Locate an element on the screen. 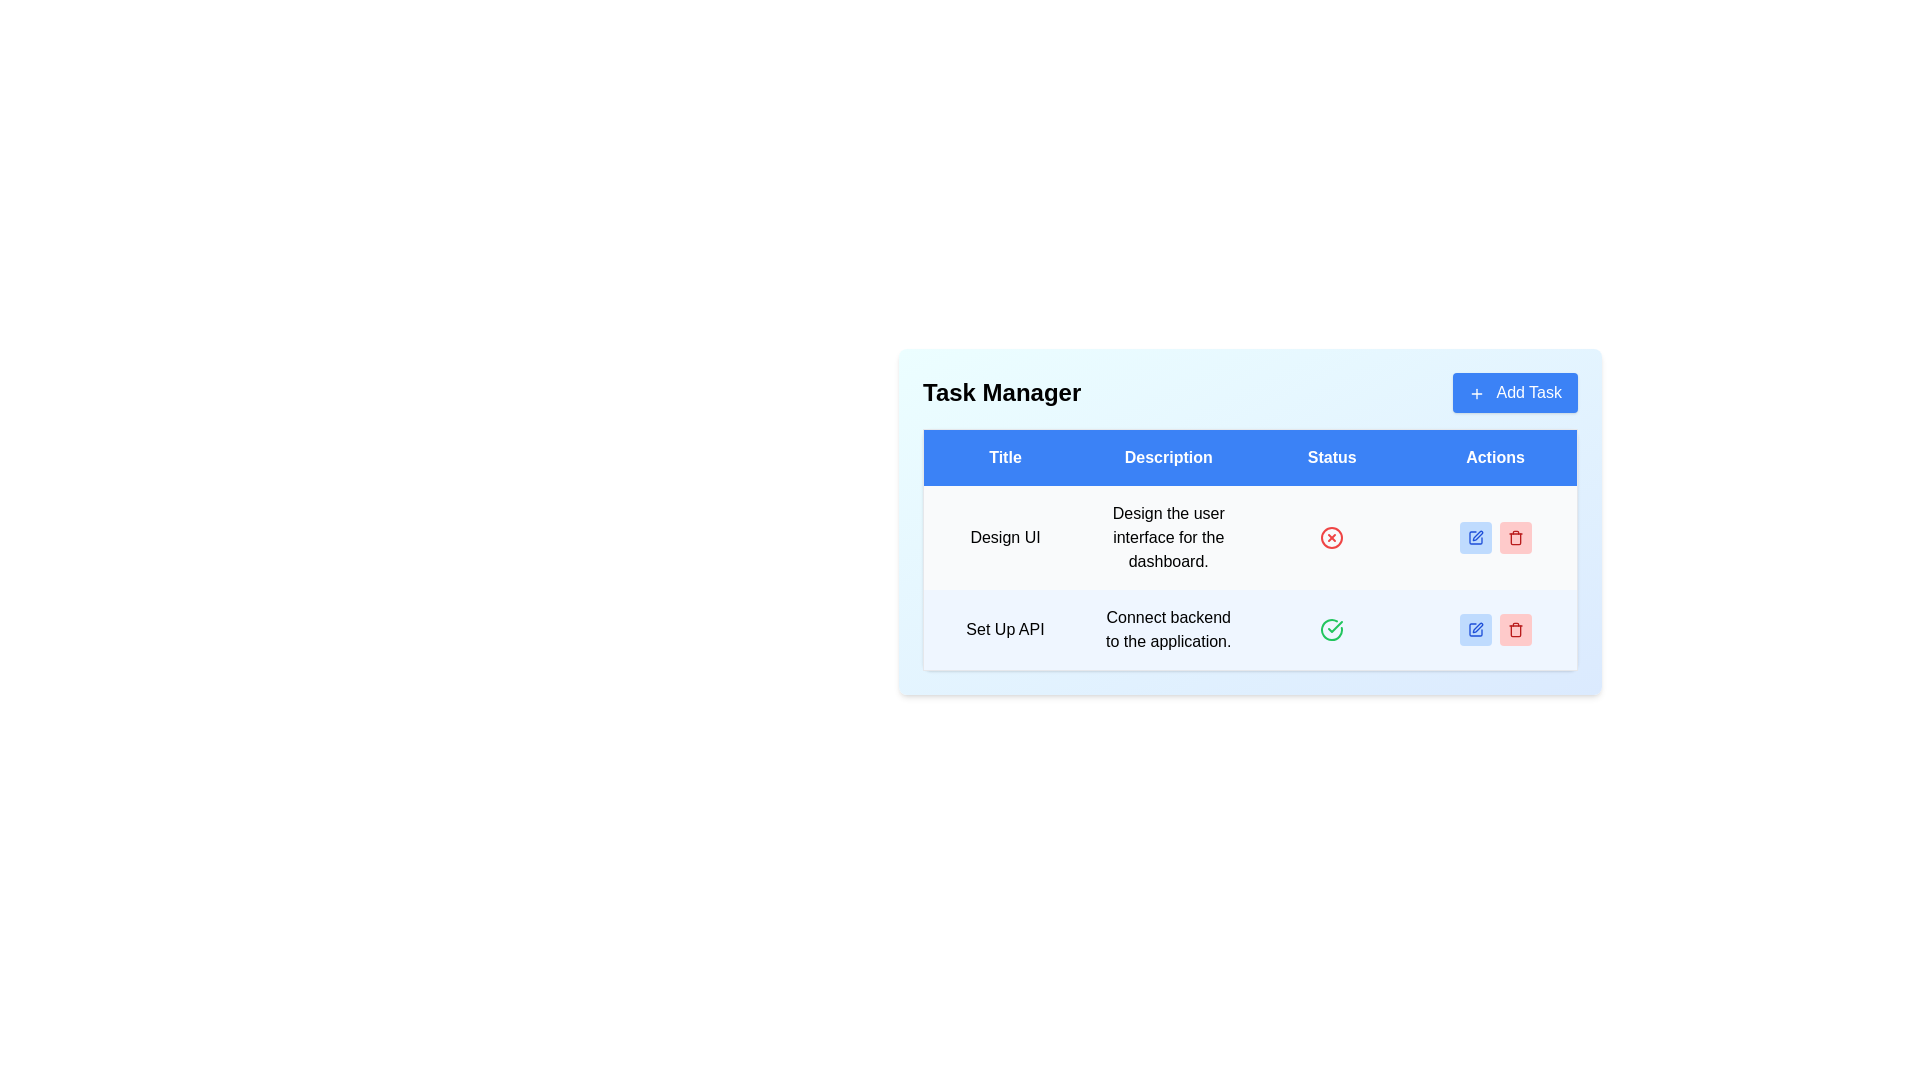  the green circular icon with the checkmark in the 'Status' column for the task 'Set Up API' is located at coordinates (1335, 626).